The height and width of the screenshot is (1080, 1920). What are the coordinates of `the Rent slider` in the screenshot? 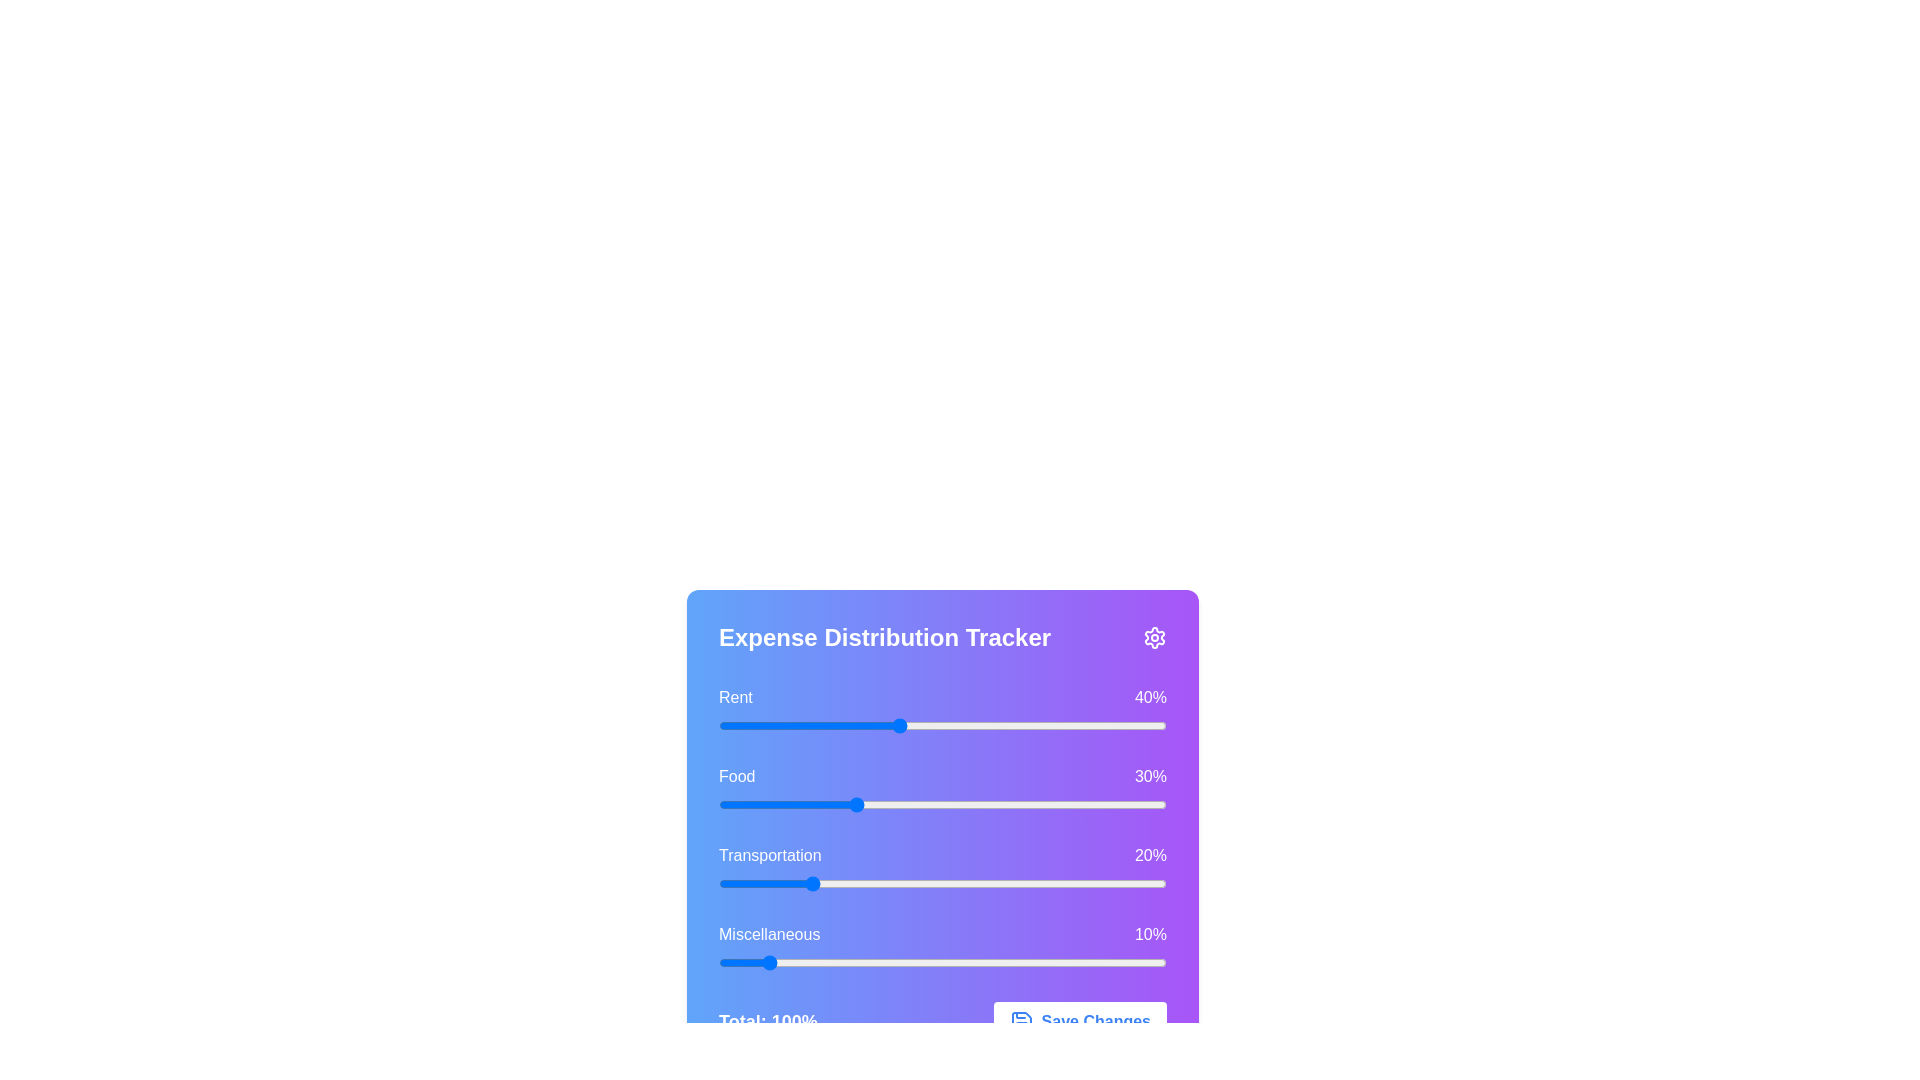 It's located at (804, 725).